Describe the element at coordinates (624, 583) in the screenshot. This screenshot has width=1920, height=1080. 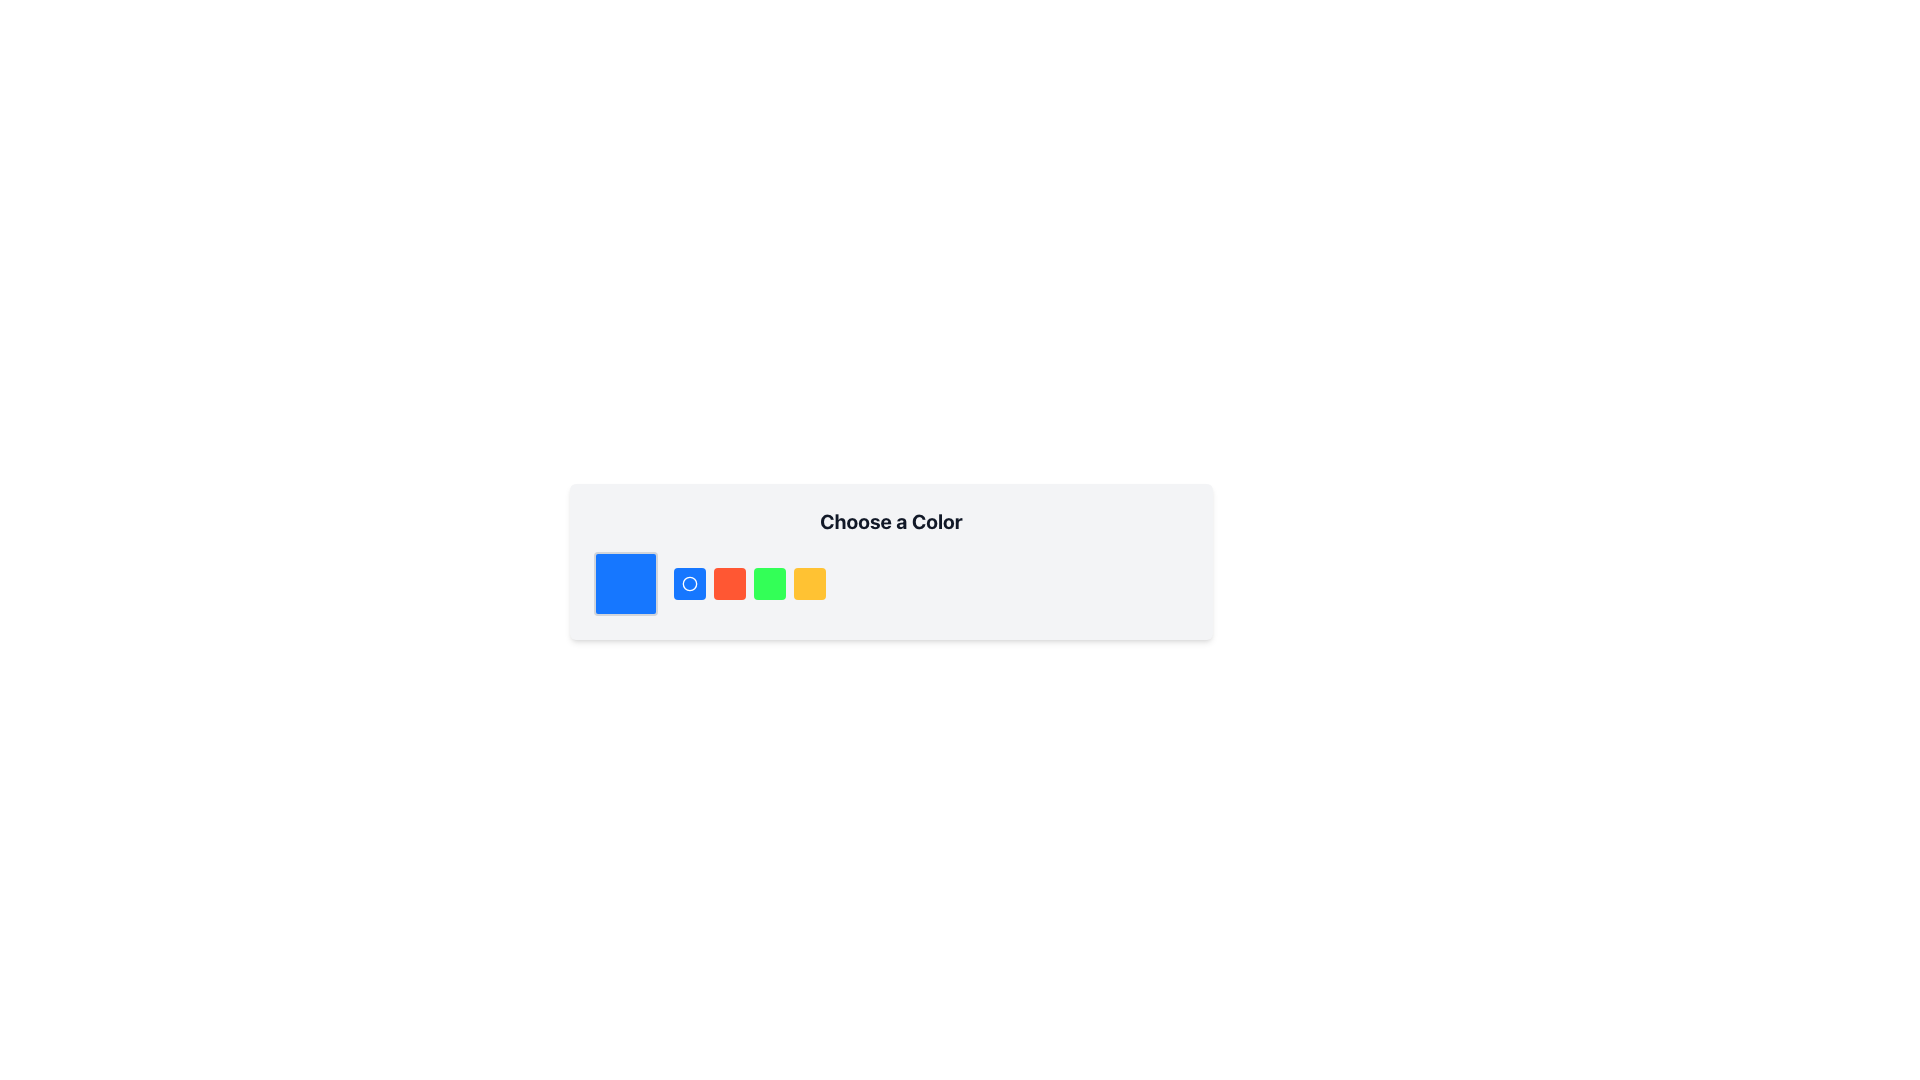
I see `the stylized blue box with rounded corners` at that location.